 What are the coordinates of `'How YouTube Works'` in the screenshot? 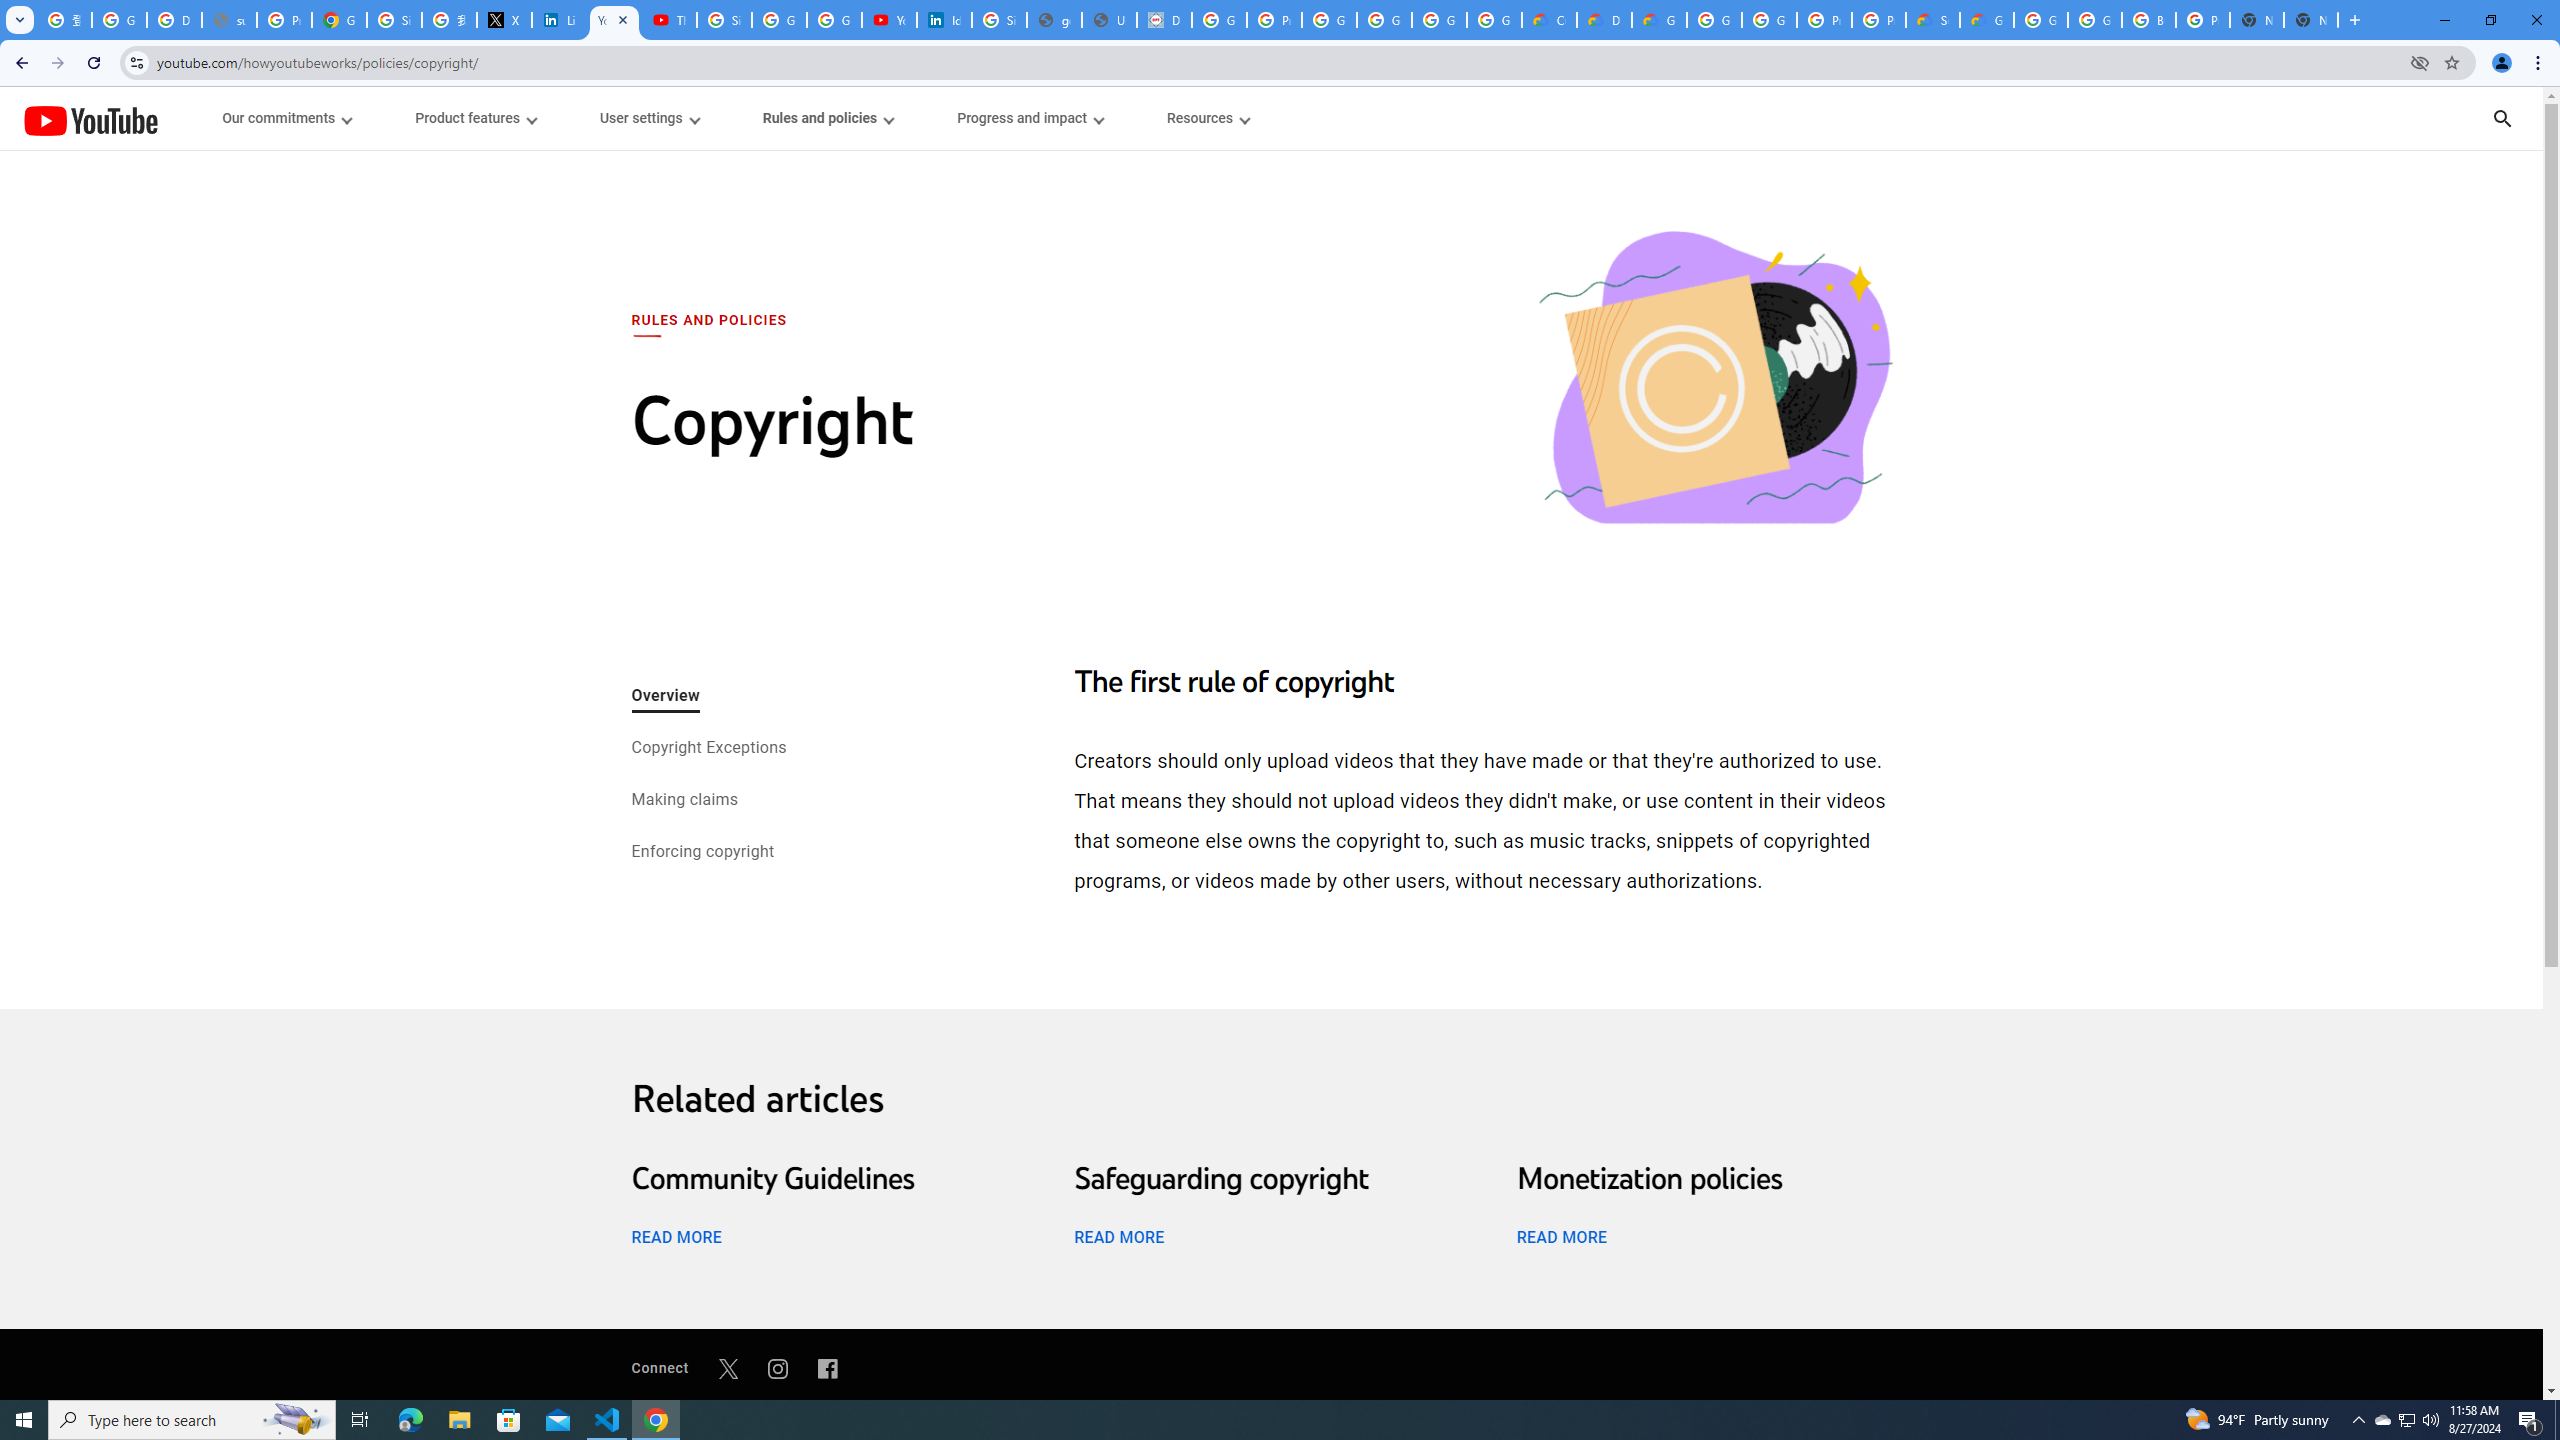 It's located at (89, 118).